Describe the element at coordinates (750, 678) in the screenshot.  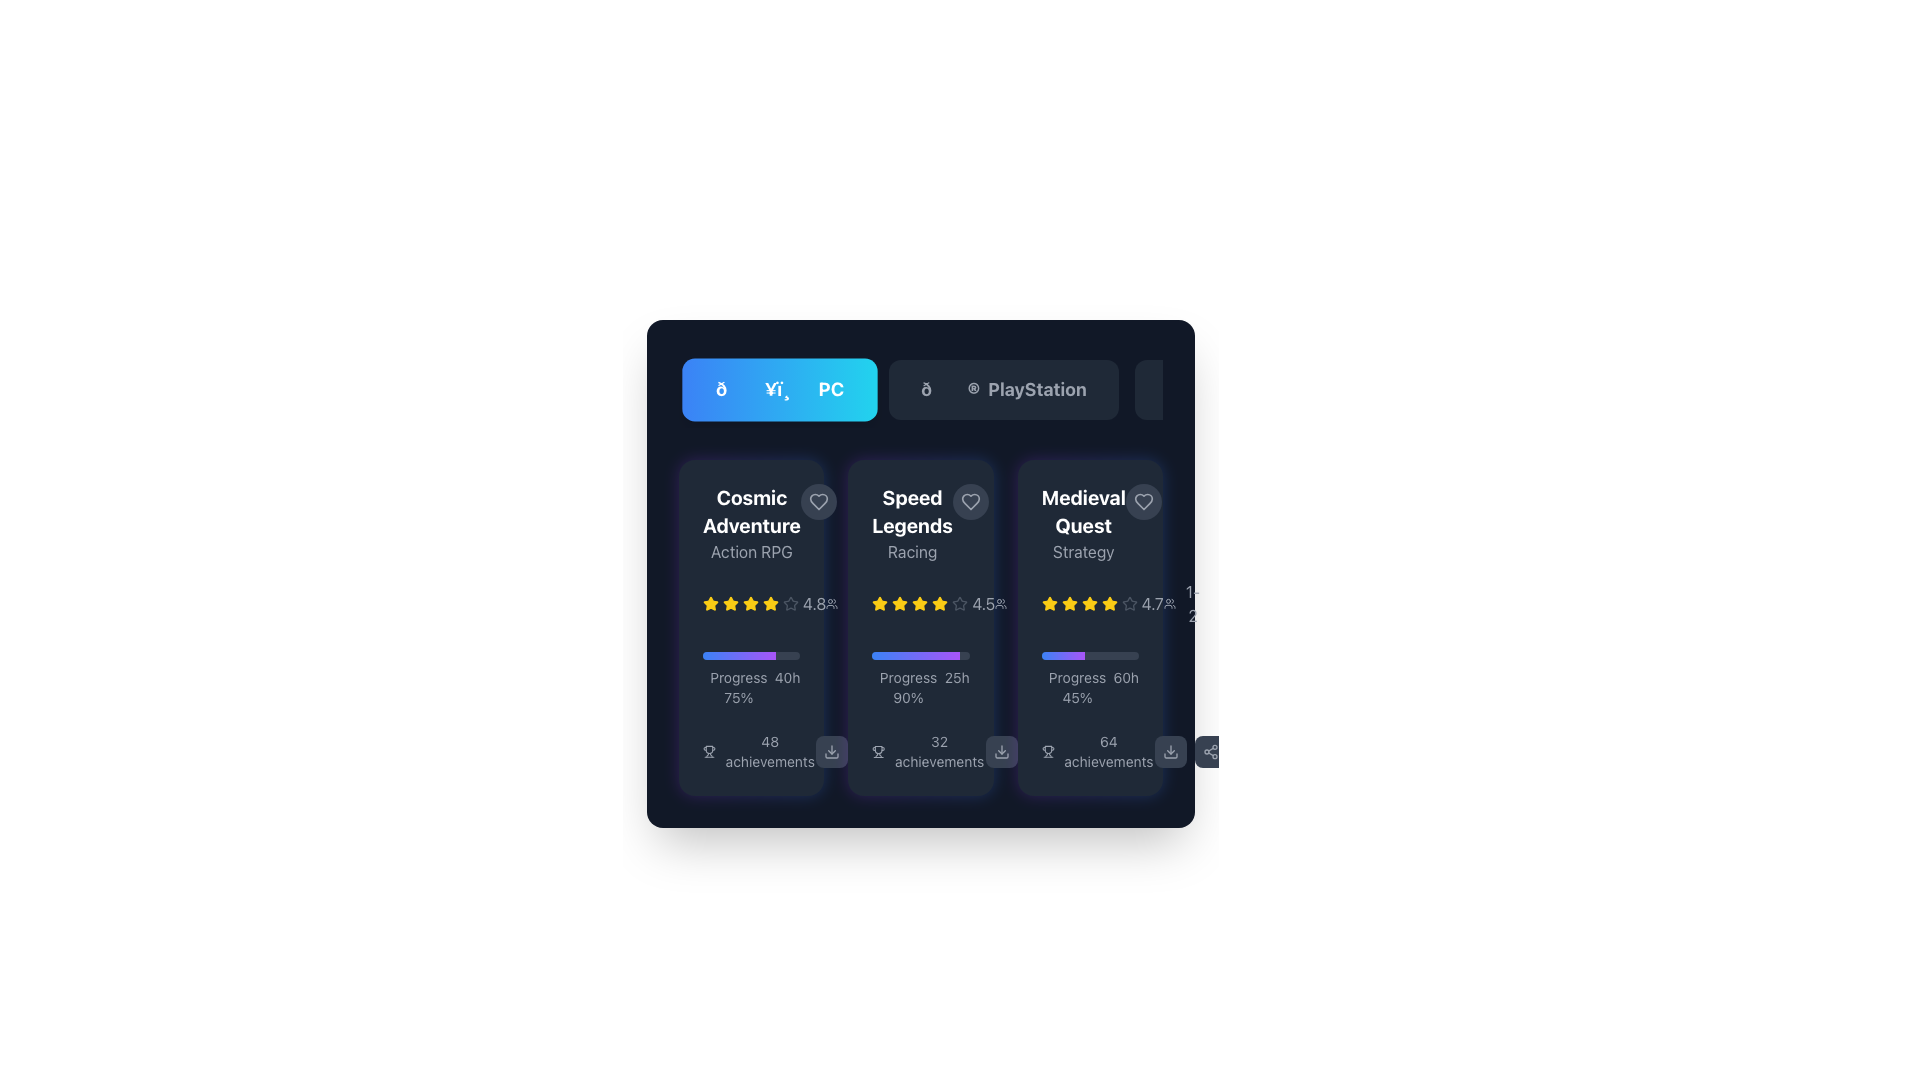
I see `the progress bar displaying 'Progress 75%' and '40h' located in the 'Cosmic Adventure' card under the 'Action RPG' category` at that location.